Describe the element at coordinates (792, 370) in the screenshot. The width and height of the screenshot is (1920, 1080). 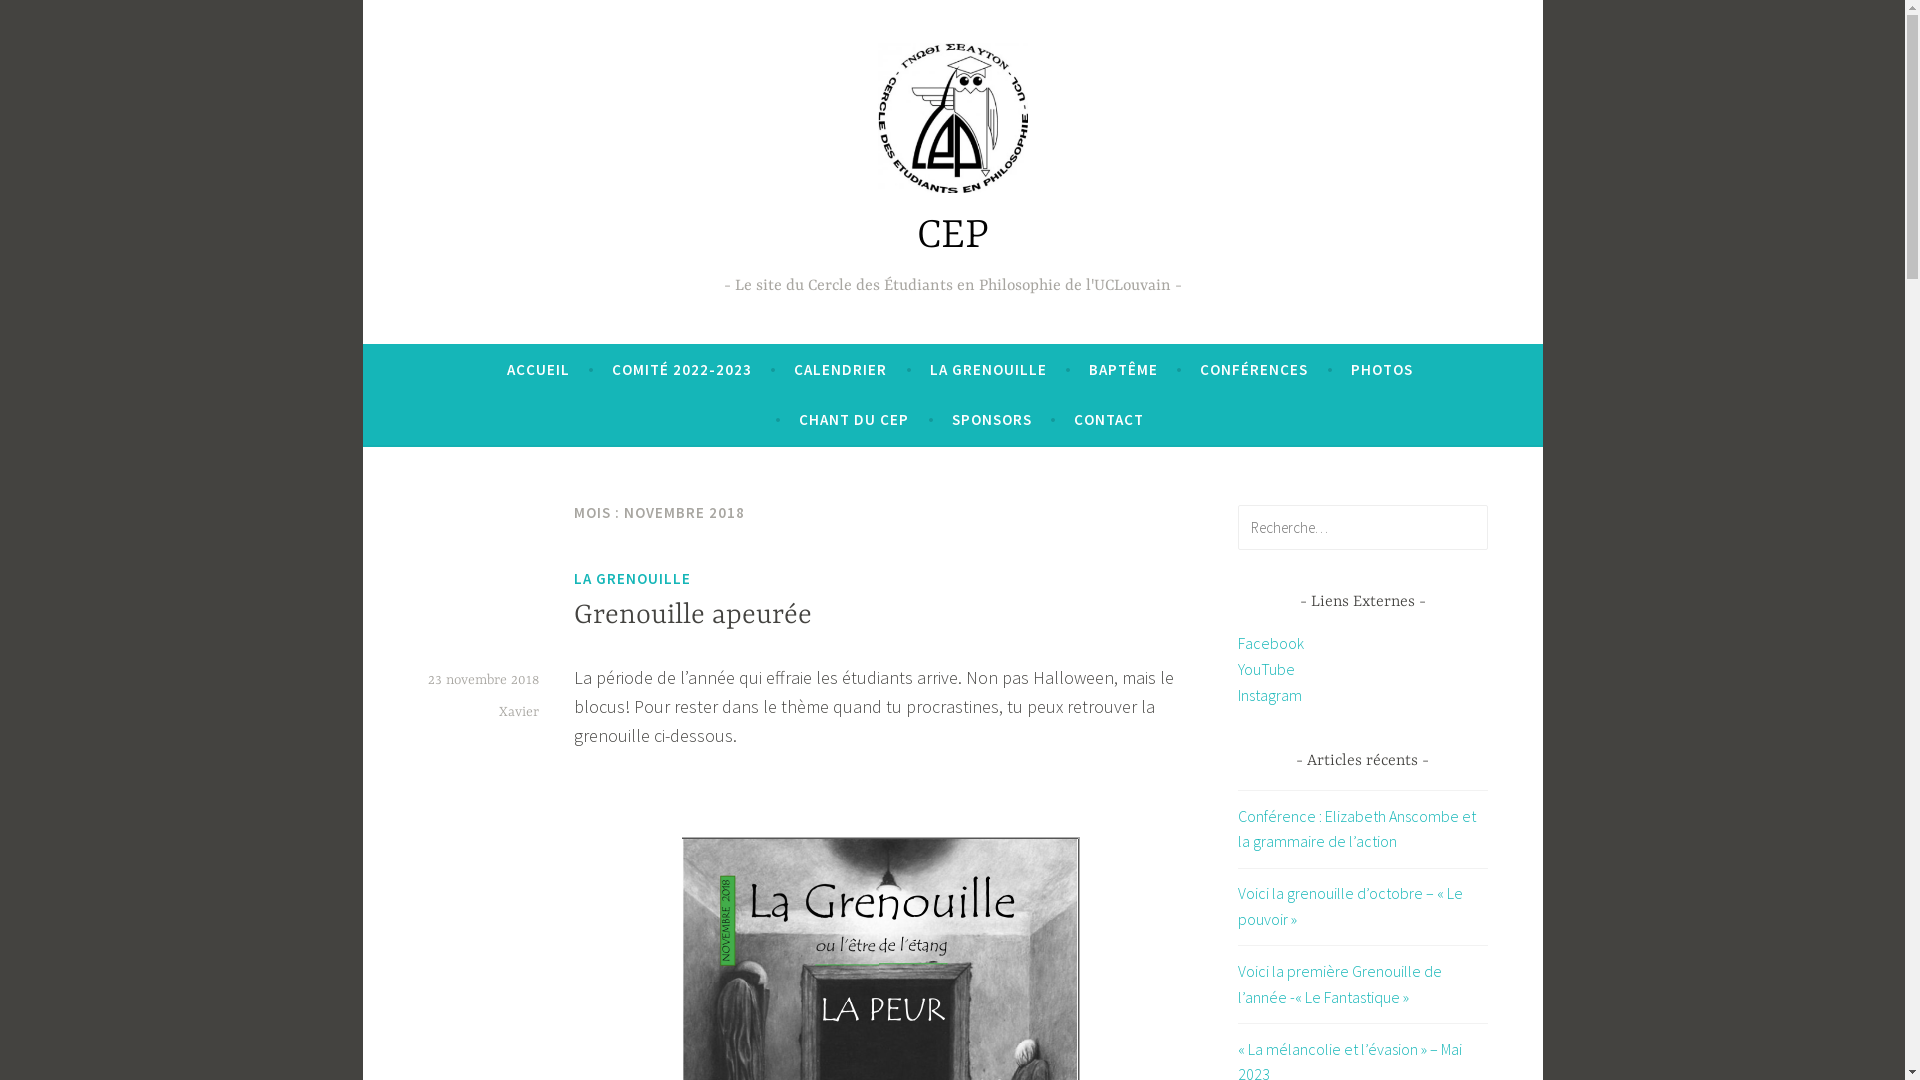
I see `'CALENDRIER'` at that location.